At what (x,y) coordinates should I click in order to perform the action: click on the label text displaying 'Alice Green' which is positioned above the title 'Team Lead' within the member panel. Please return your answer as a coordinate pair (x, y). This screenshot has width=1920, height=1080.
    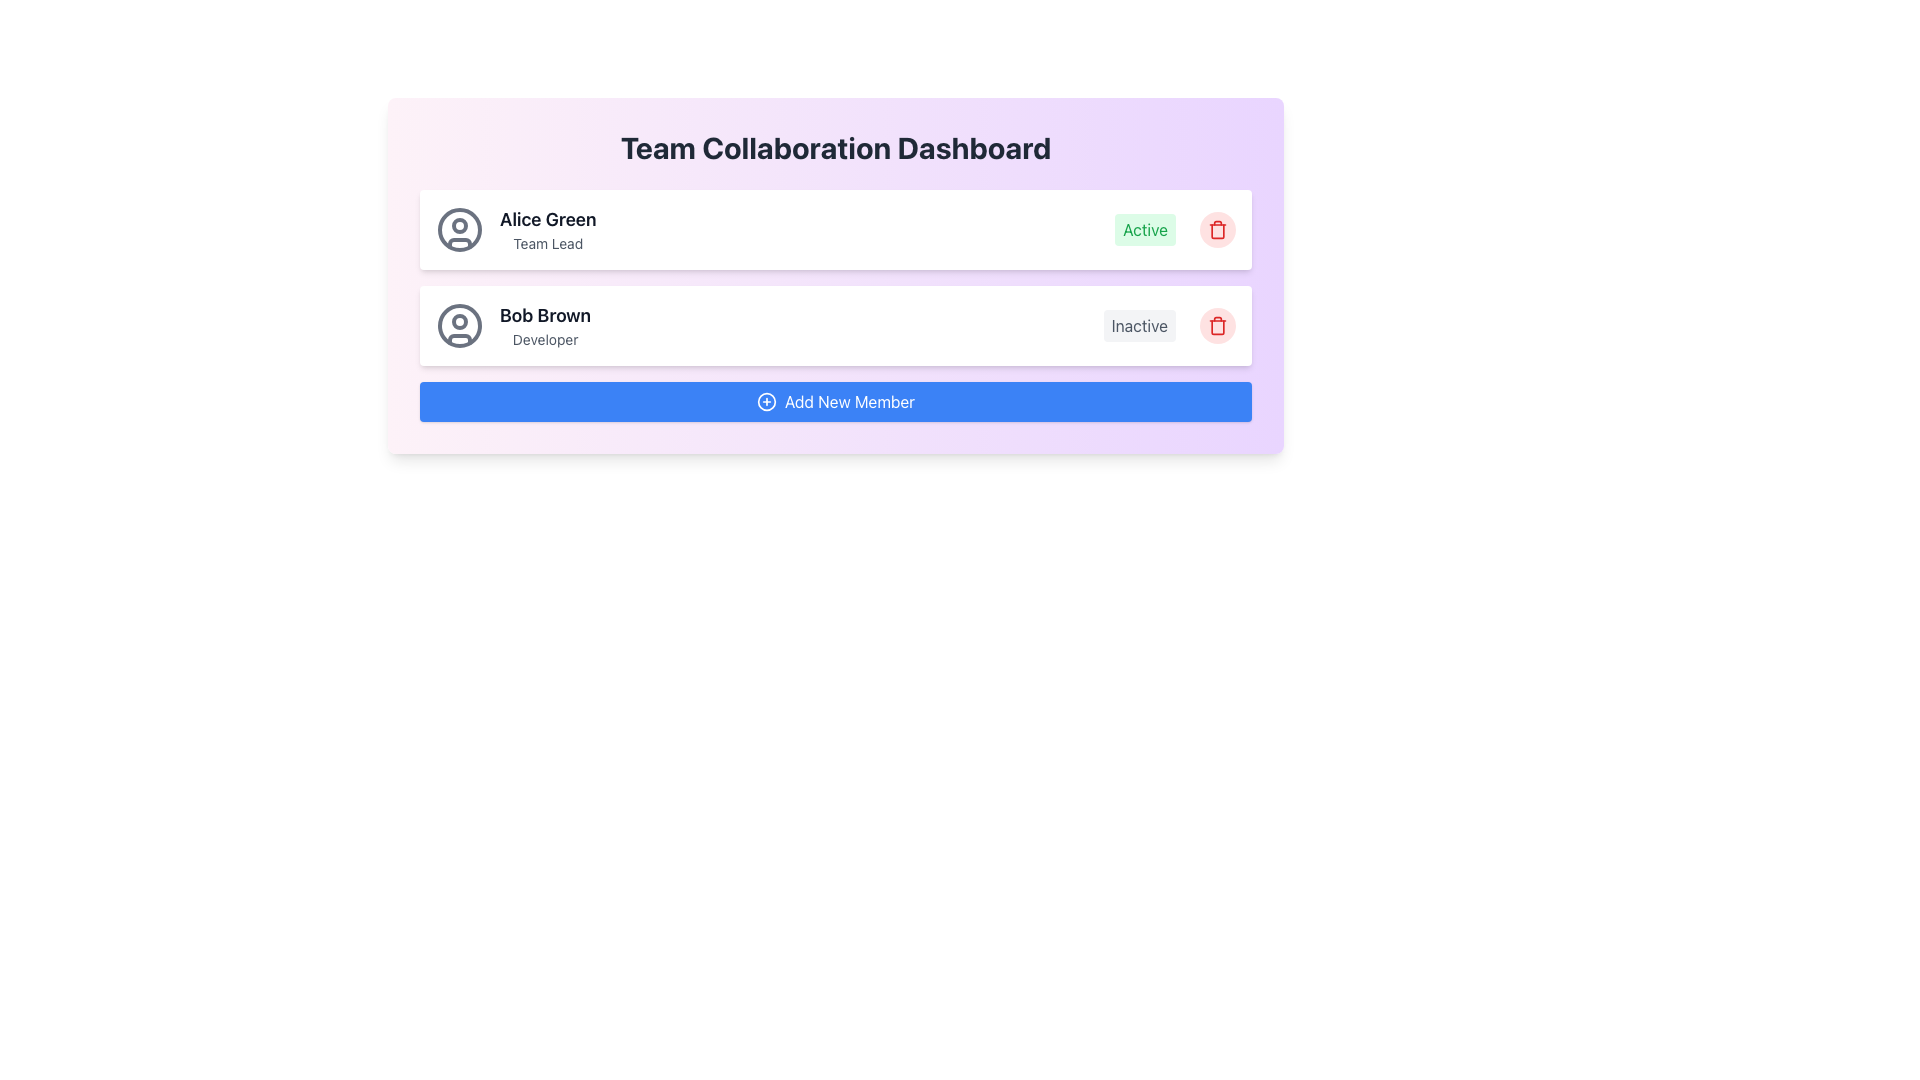
    Looking at the image, I should click on (548, 229).